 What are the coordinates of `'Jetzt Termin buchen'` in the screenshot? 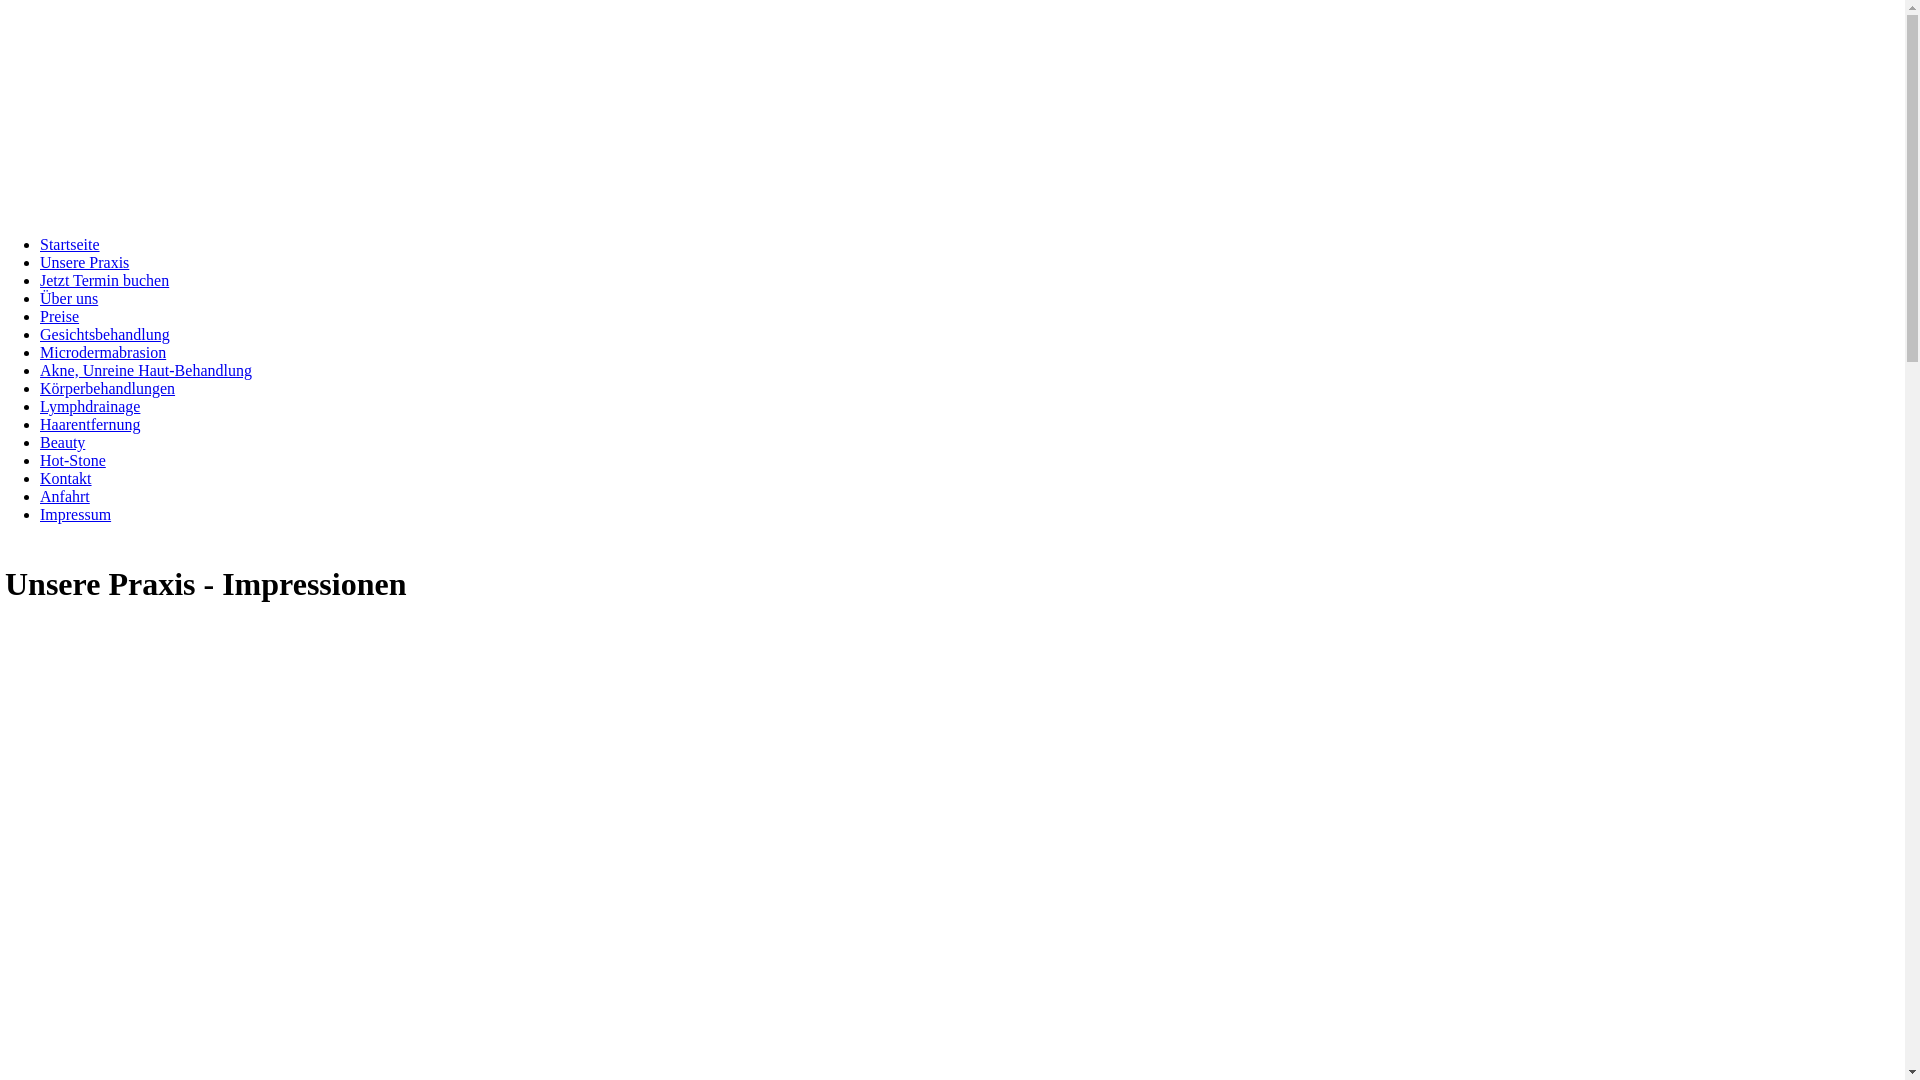 It's located at (103, 280).